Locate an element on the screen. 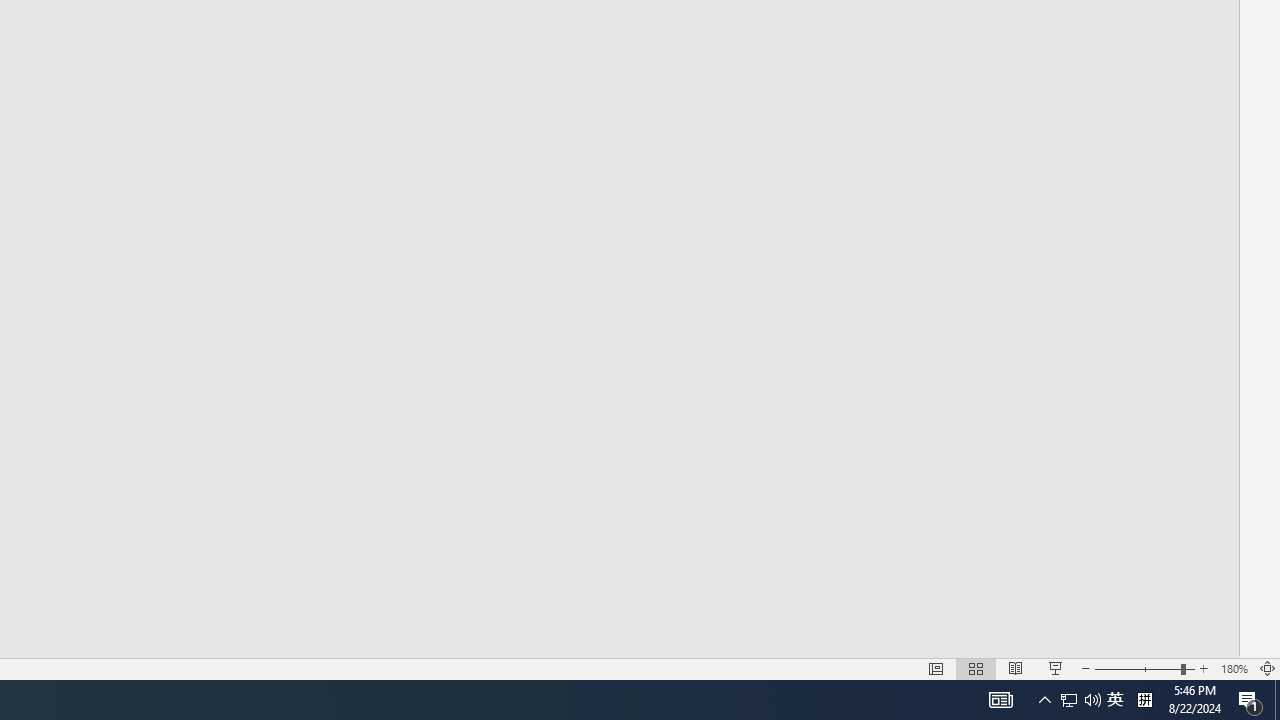 Image resolution: width=1280 pixels, height=720 pixels. 'Normal' is located at coordinates (935, 669).